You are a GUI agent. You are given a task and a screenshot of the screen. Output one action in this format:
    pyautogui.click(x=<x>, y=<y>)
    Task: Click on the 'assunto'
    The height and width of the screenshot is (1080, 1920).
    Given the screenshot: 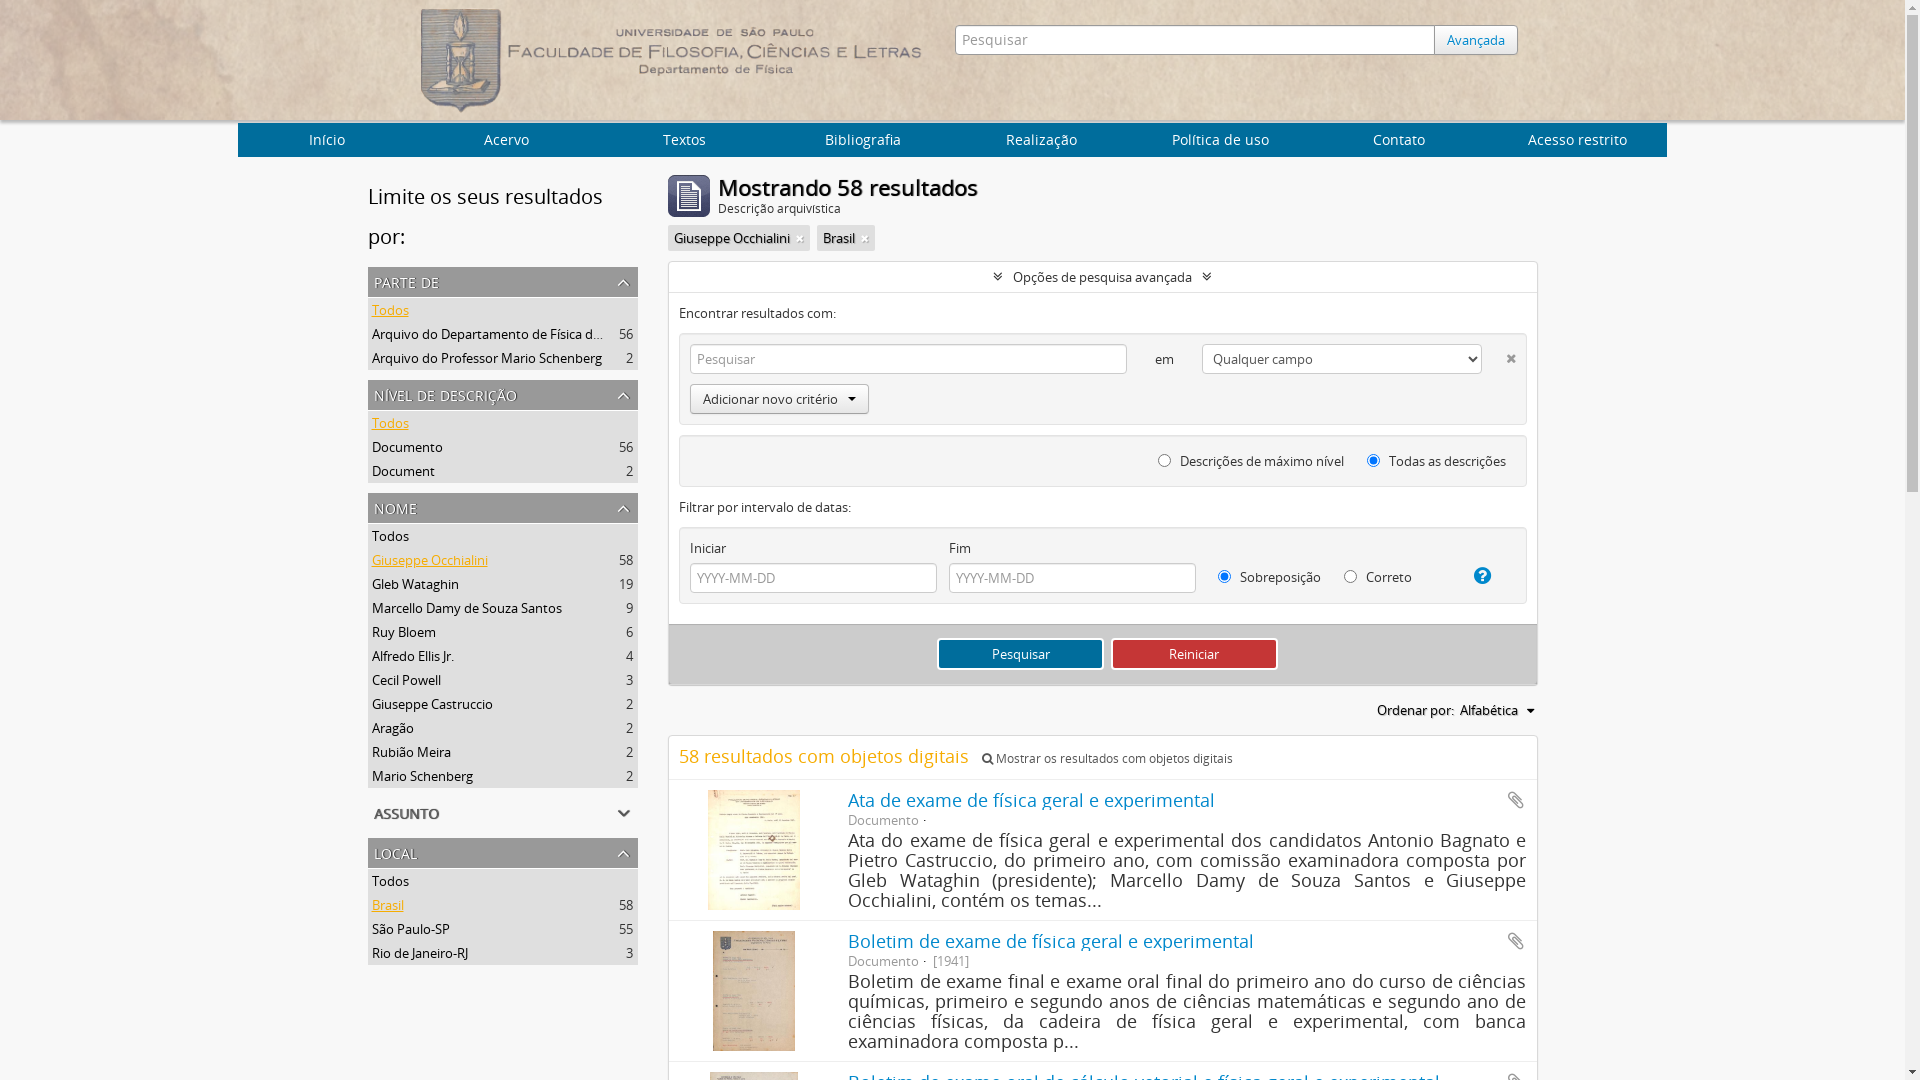 What is the action you would take?
    pyautogui.click(x=503, y=813)
    